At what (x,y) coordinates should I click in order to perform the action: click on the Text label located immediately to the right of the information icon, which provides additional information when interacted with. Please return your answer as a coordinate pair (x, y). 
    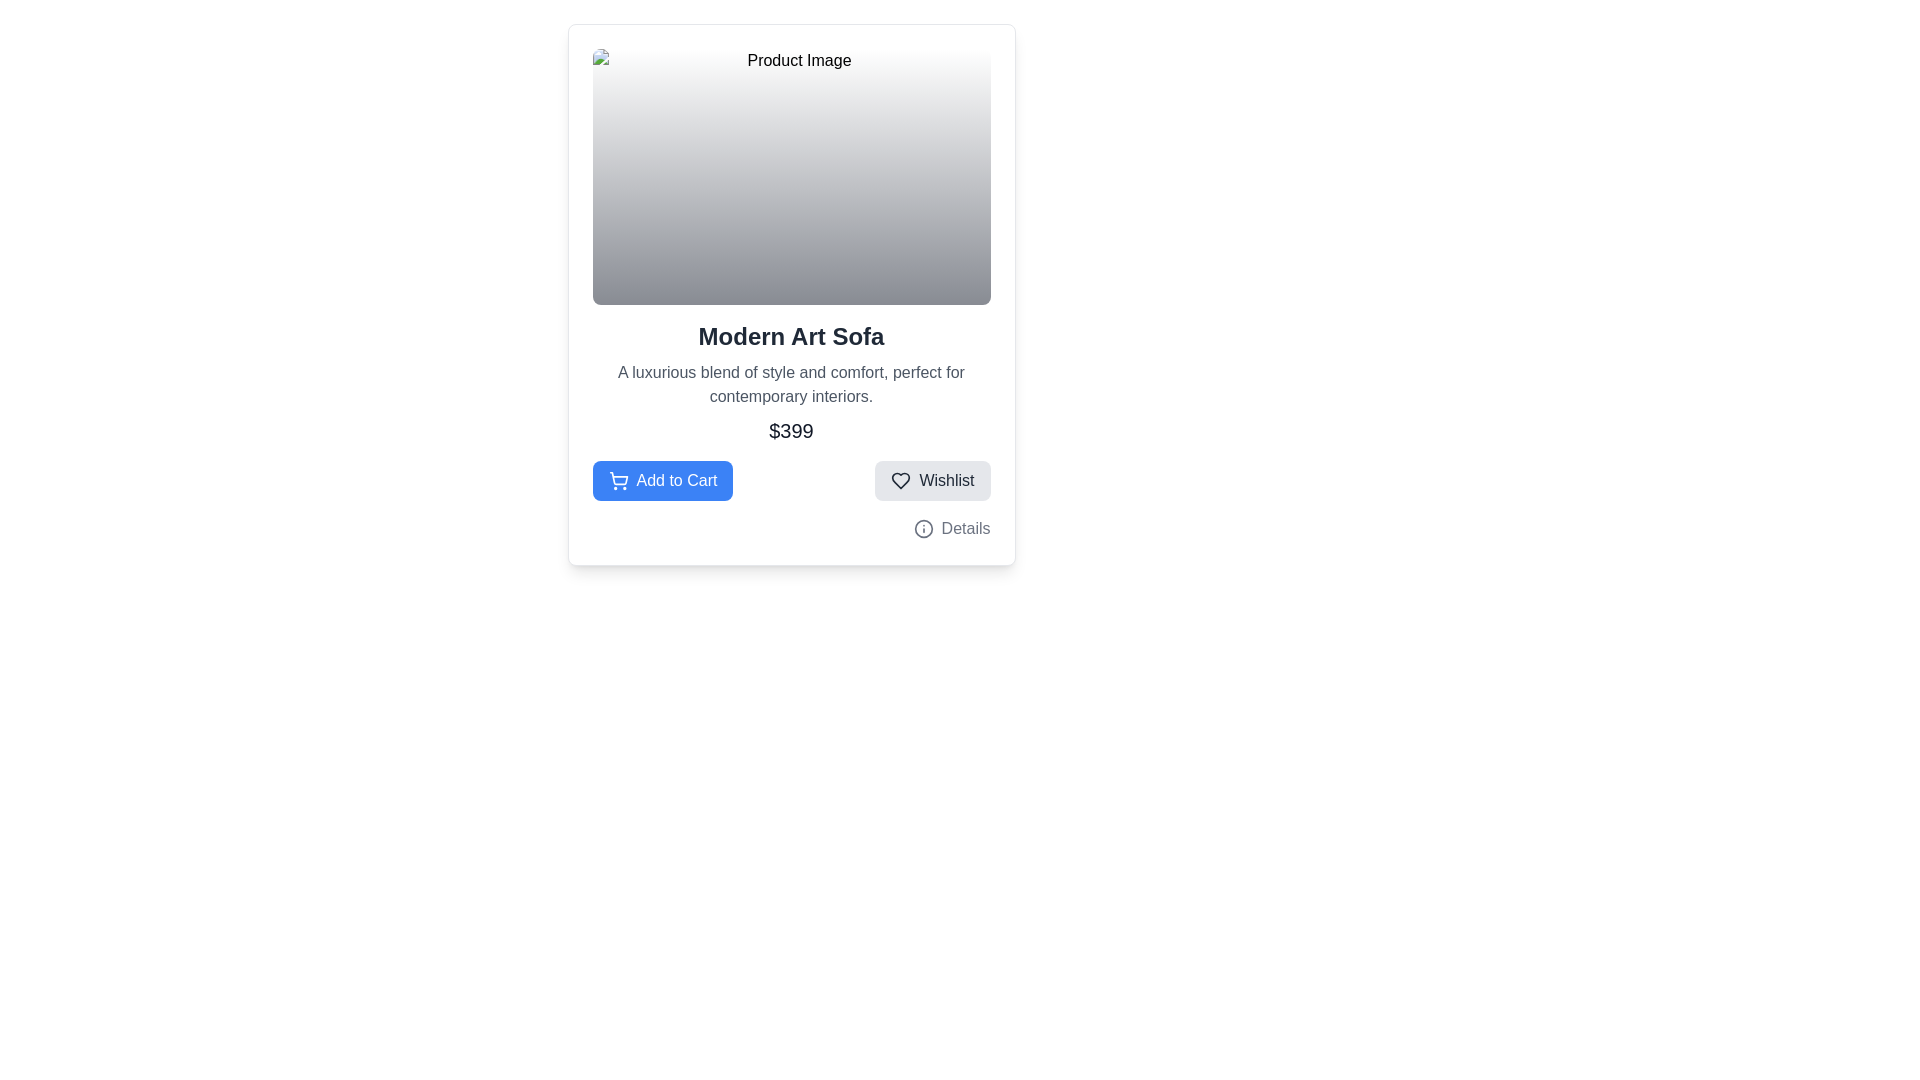
    Looking at the image, I should click on (966, 527).